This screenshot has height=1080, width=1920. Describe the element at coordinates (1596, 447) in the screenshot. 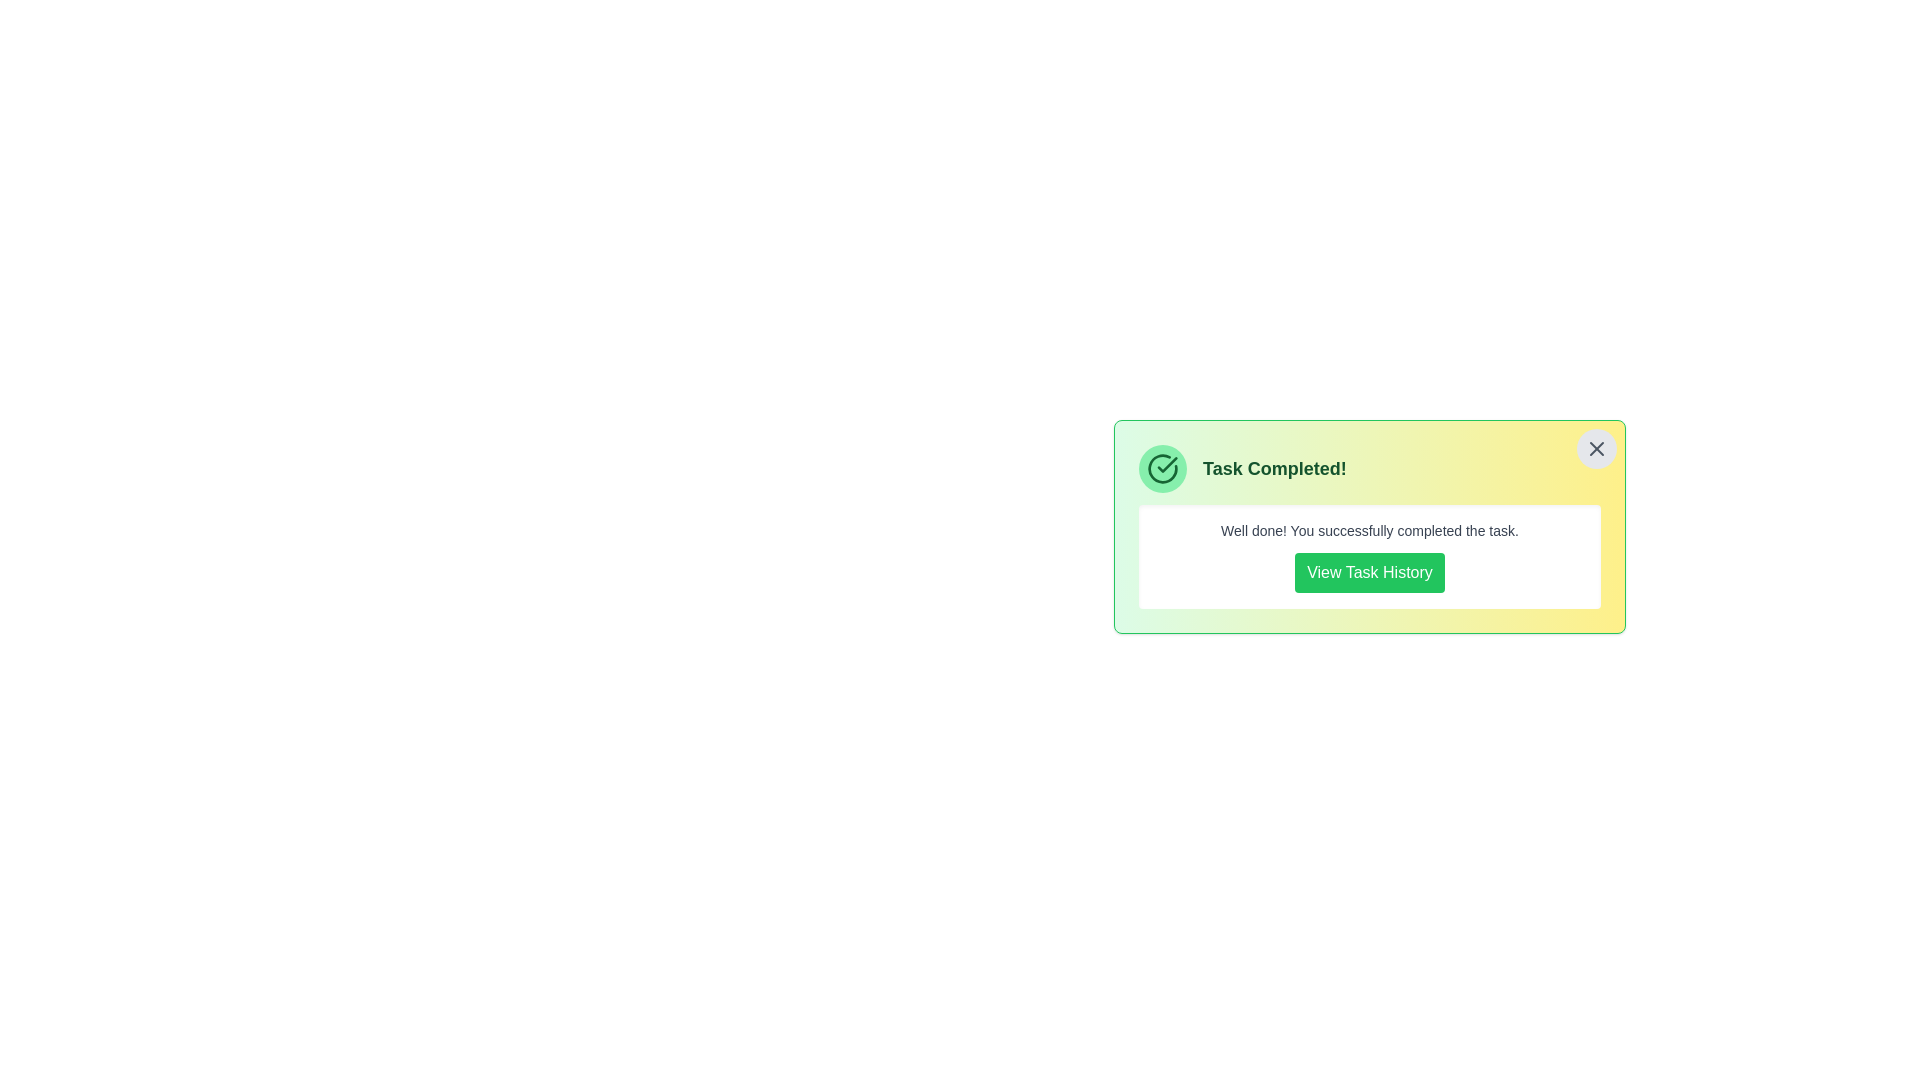

I see `the close button at the top-right corner of the alert` at that location.